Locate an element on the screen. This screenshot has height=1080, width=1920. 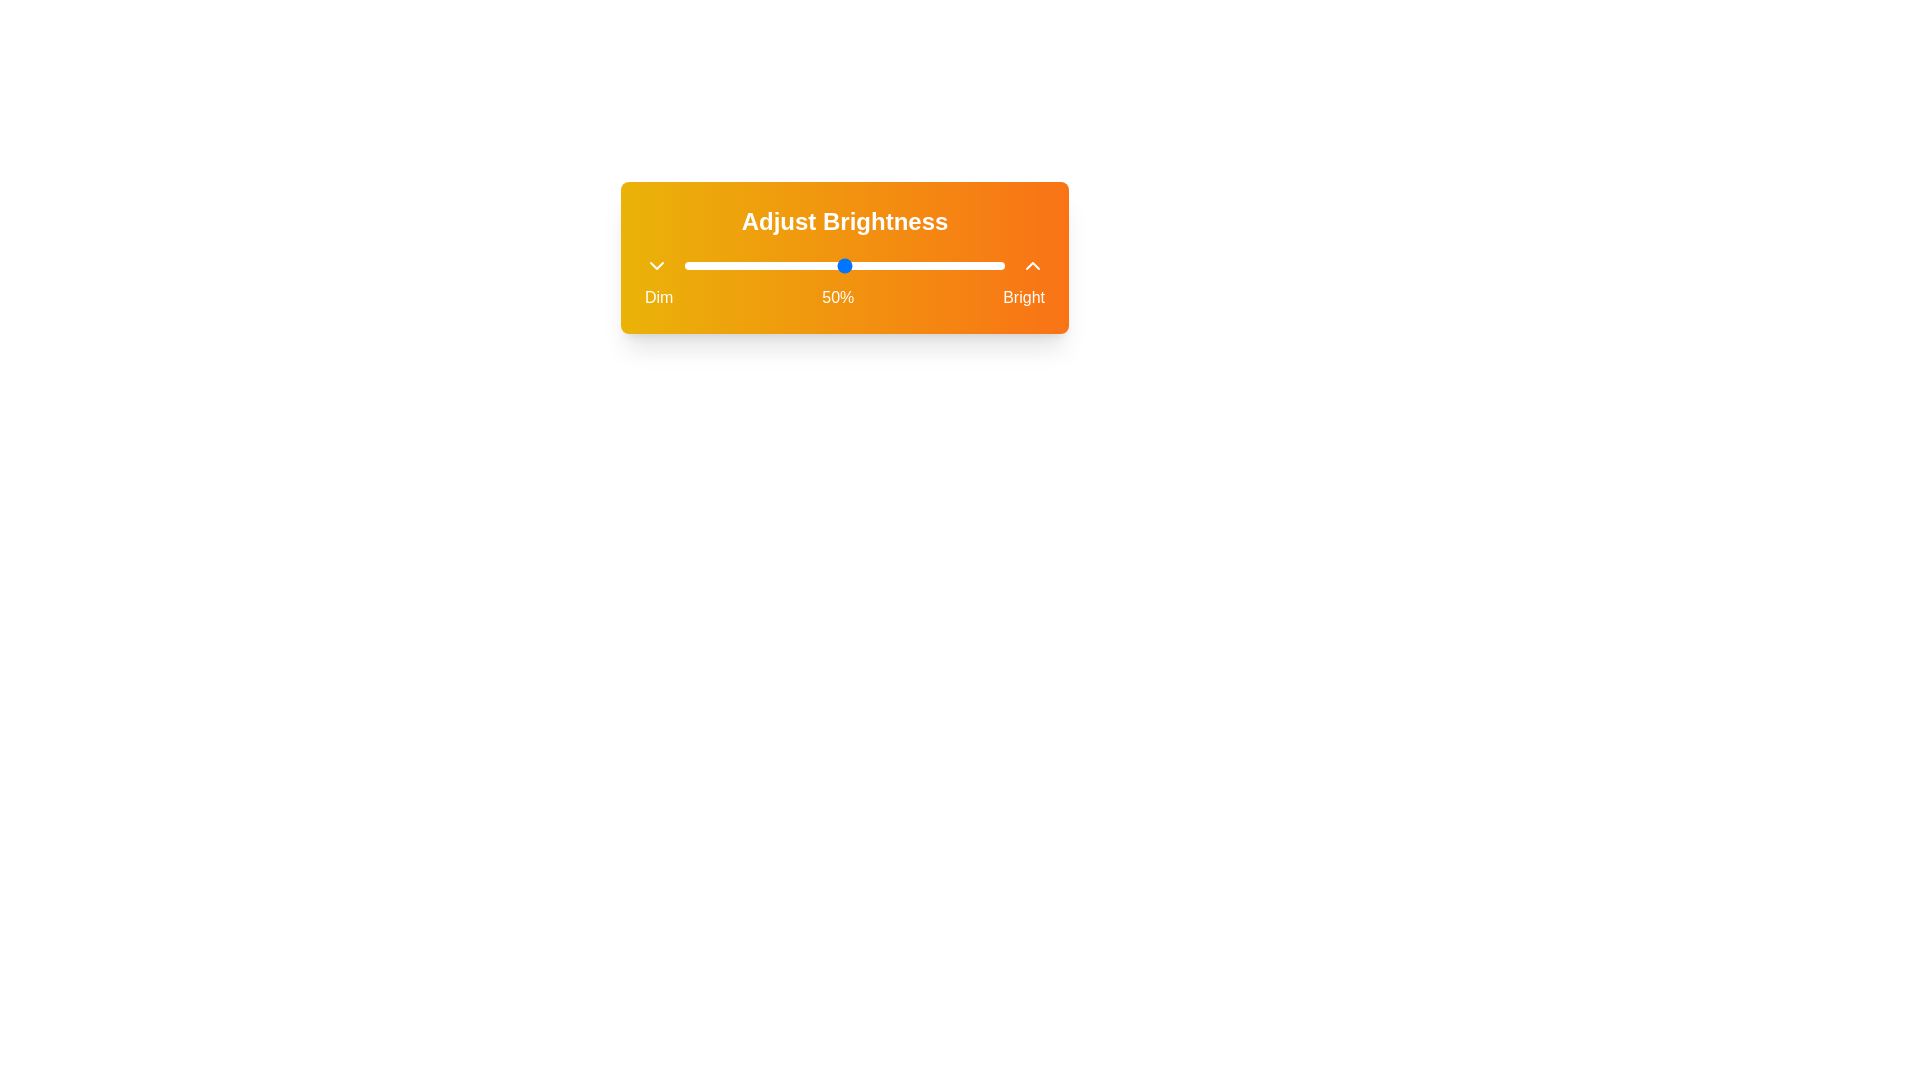
brightness level is located at coordinates (955, 265).